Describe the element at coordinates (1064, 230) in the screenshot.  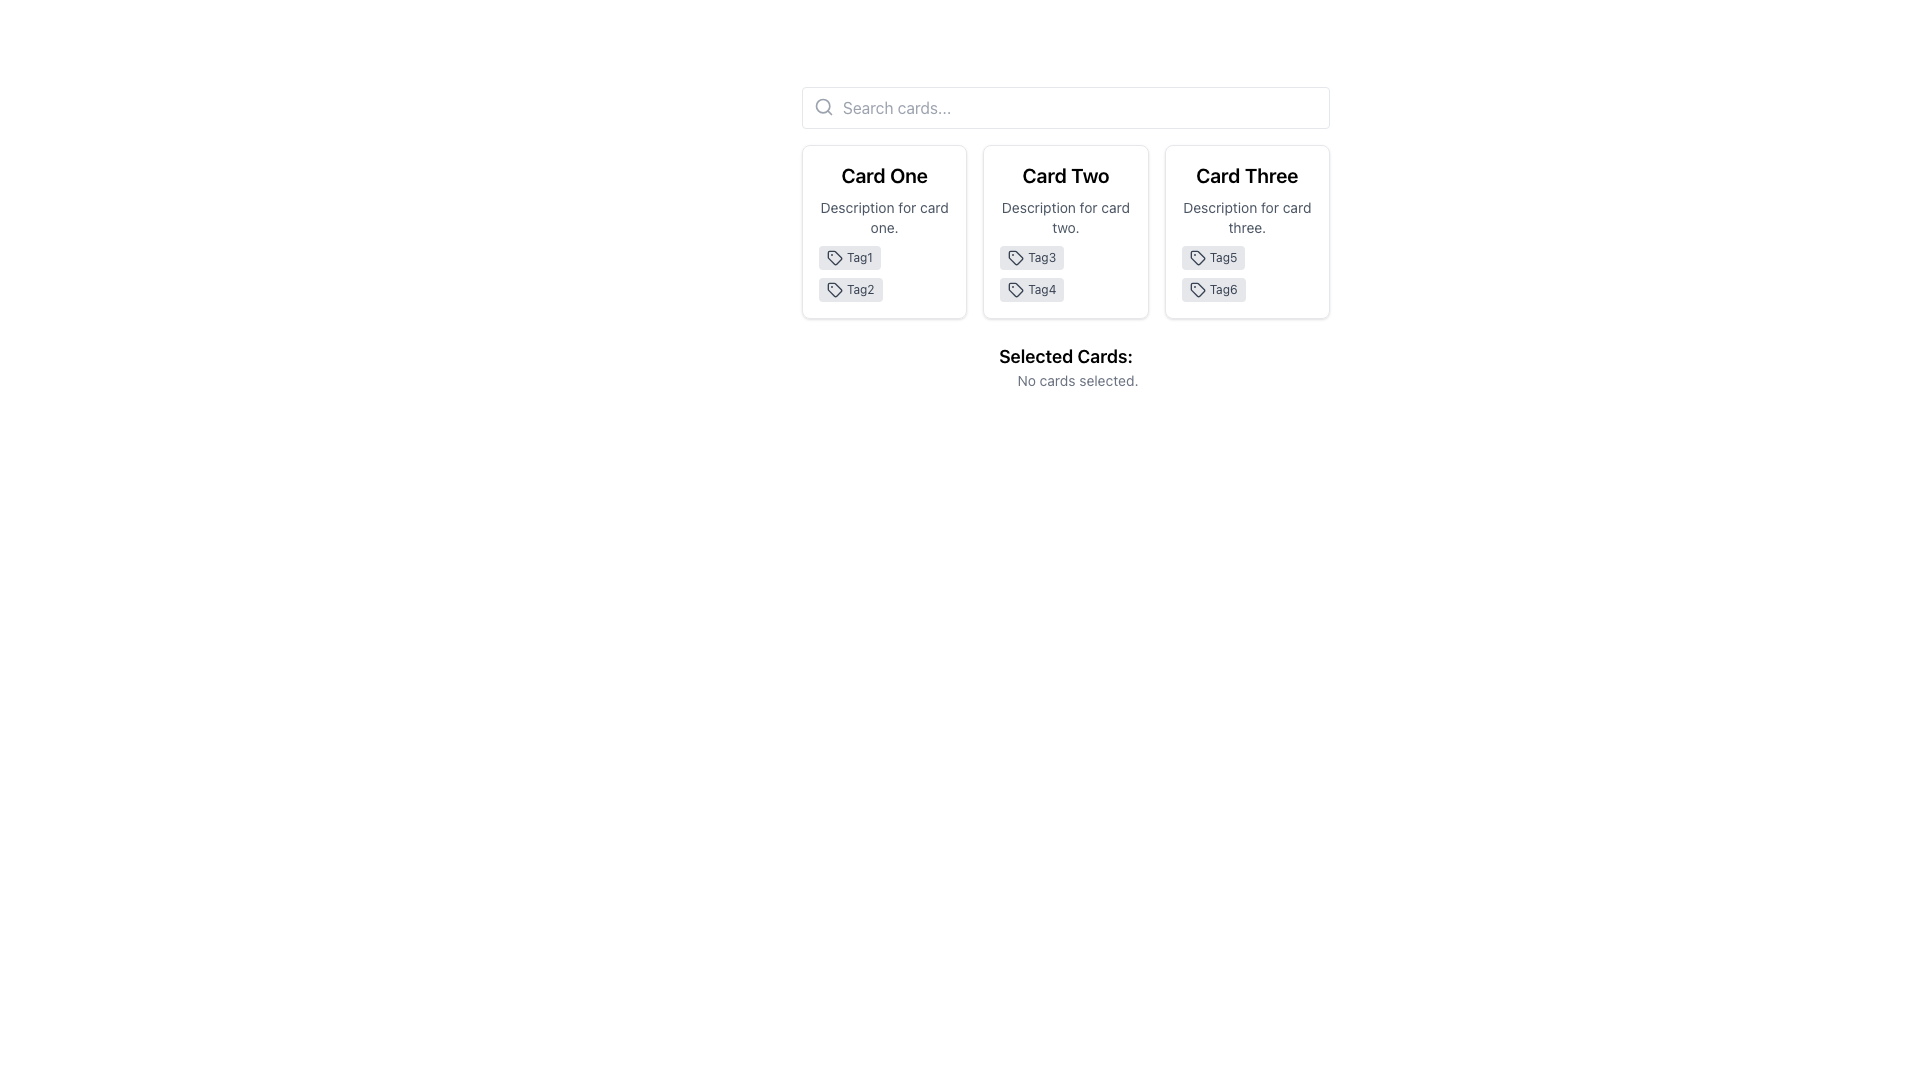
I see `the second card in a horizontal layout` at that location.